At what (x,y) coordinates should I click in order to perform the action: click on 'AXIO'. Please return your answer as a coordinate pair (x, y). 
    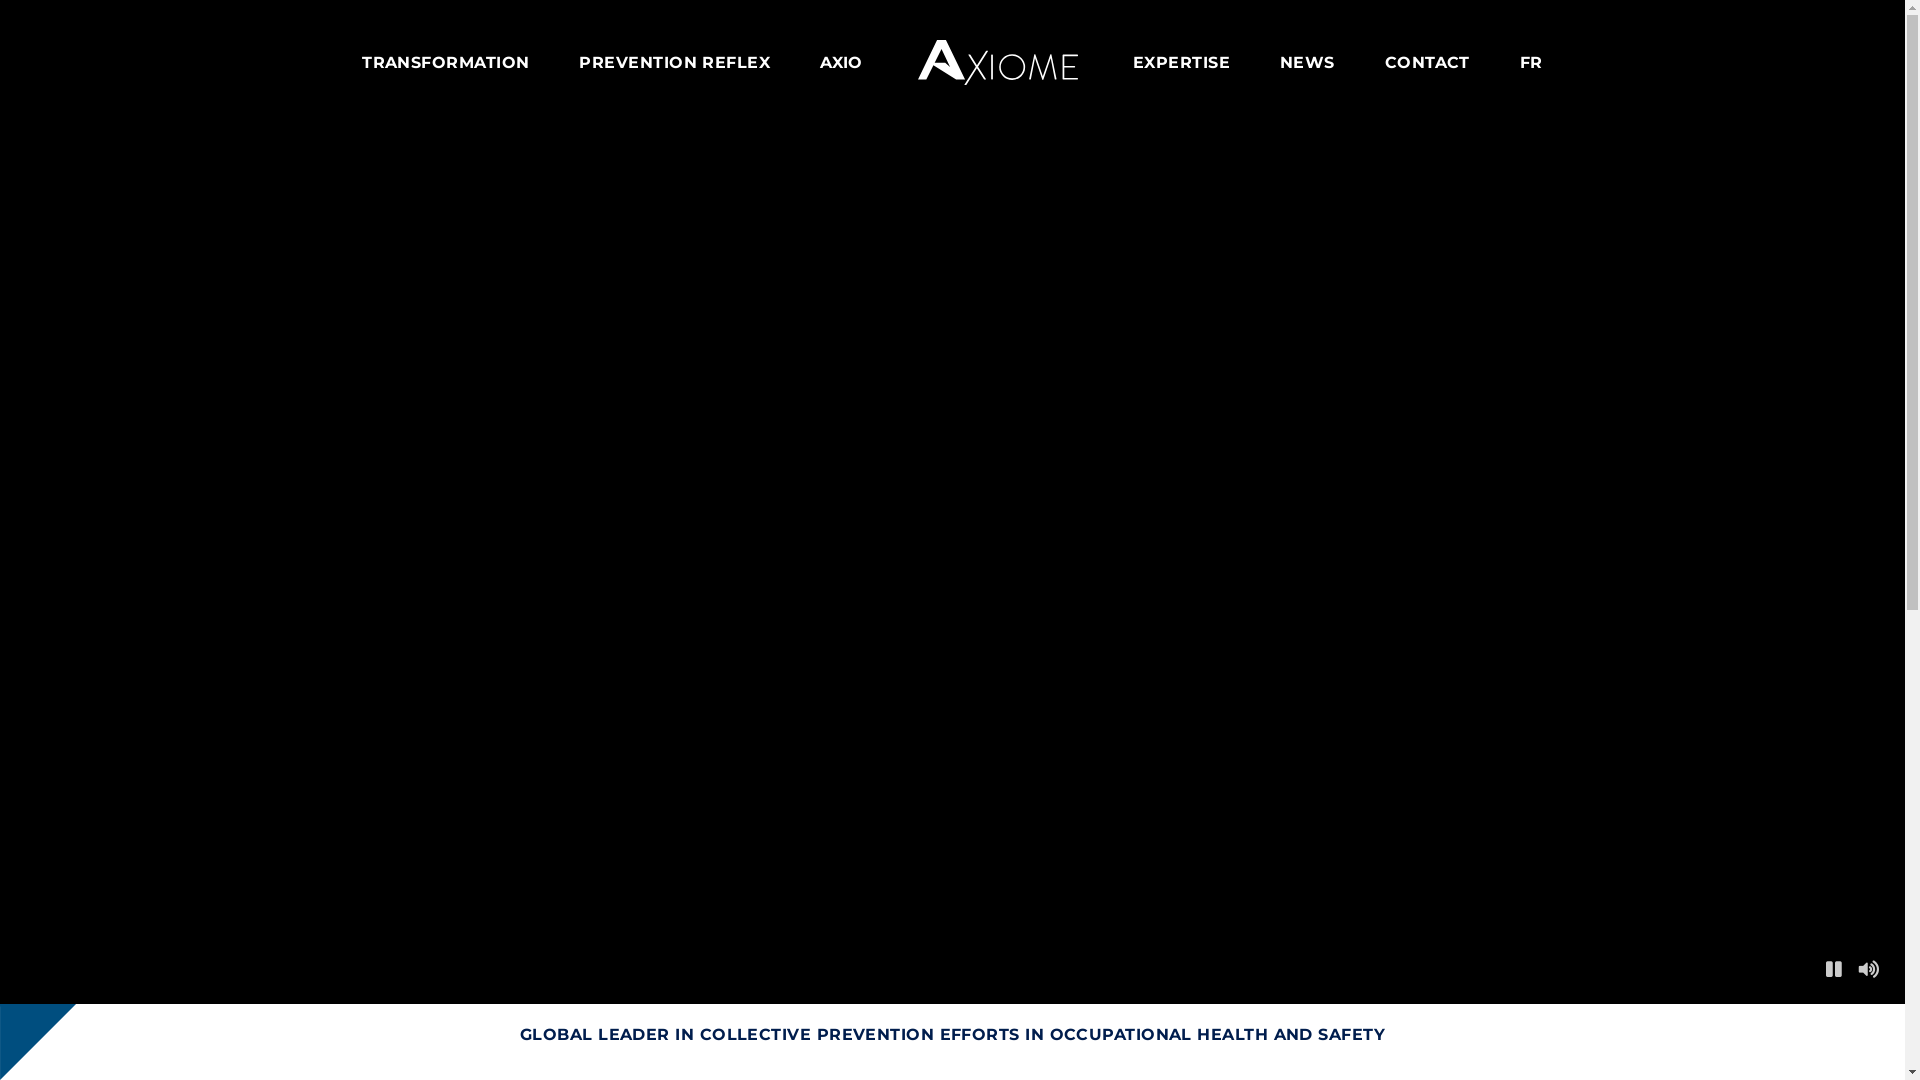
    Looking at the image, I should click on (841, 62).